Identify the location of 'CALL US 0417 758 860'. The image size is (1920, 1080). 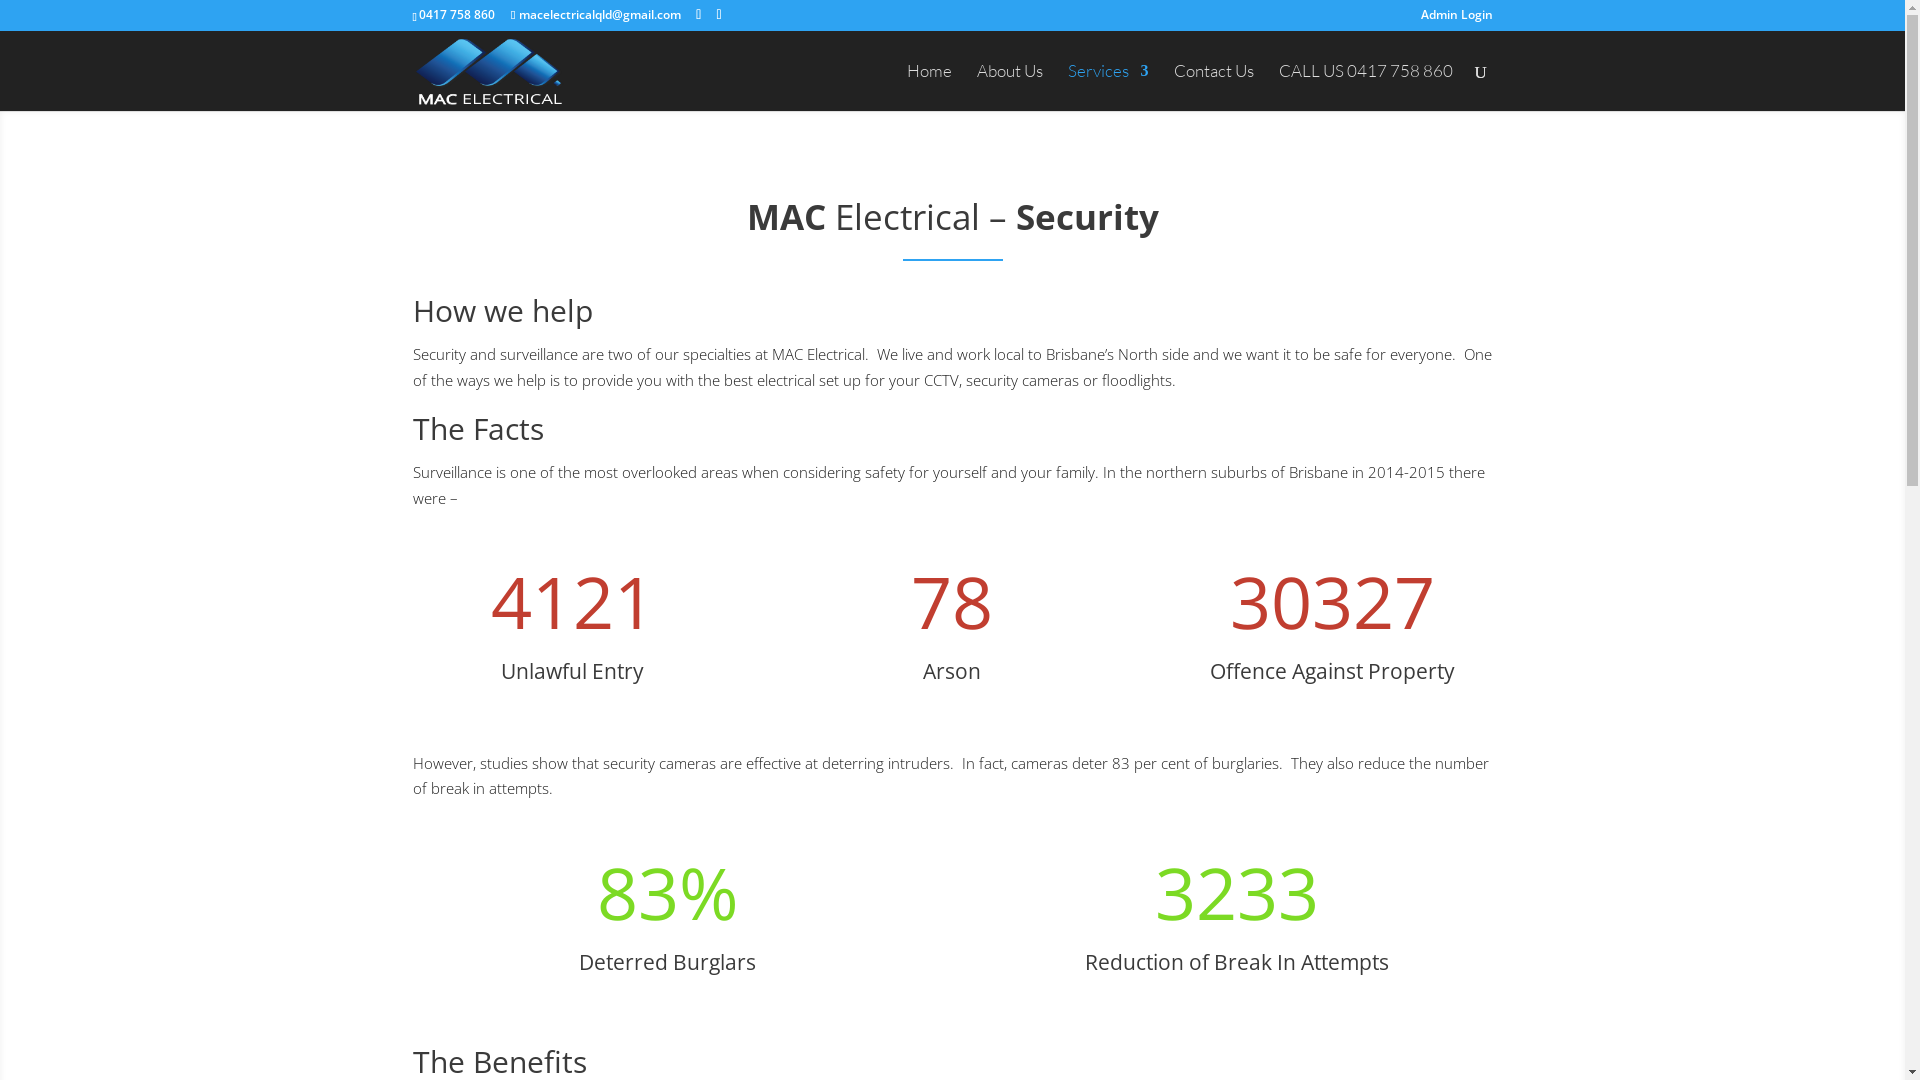
(1363, 86).